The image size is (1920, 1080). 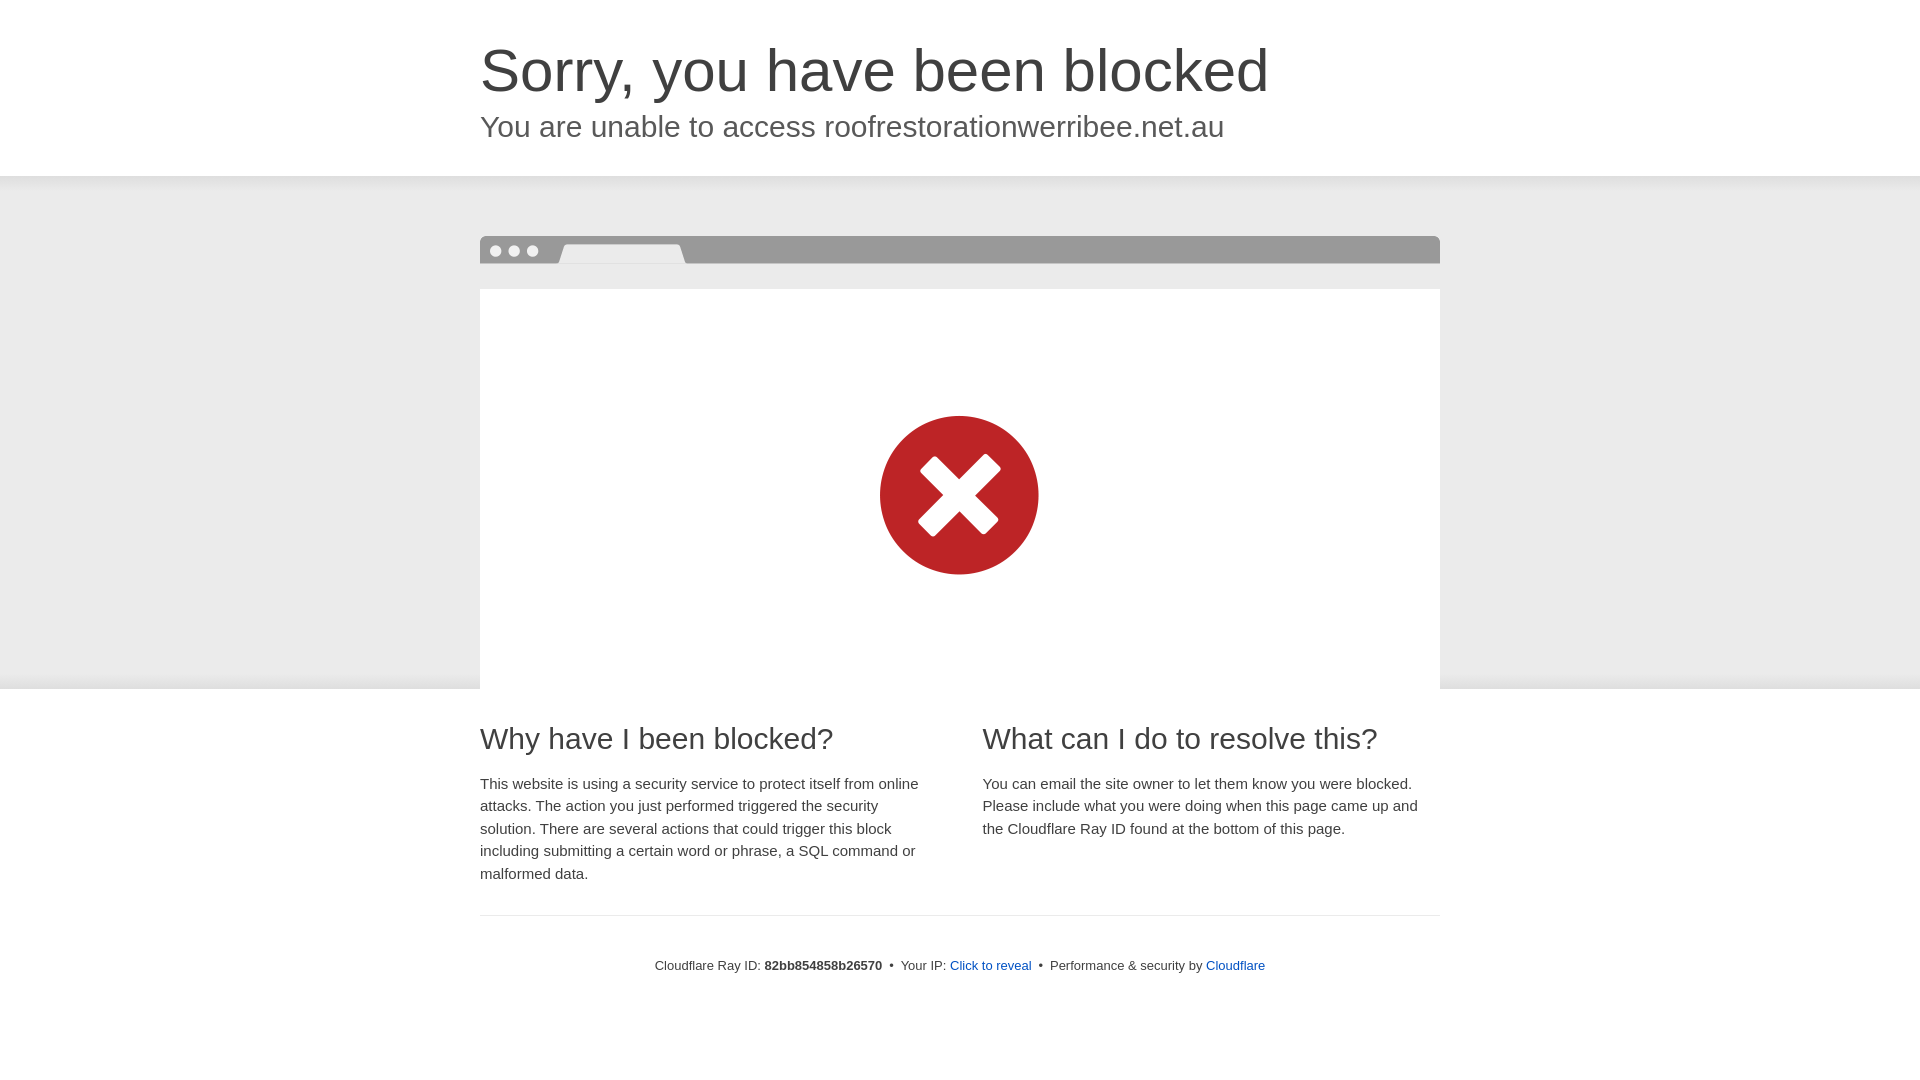 What do you see at coordinates (1234, 964) in the screenshot?
I see `'Cloudflare'` at bounding box center [1234, 964].